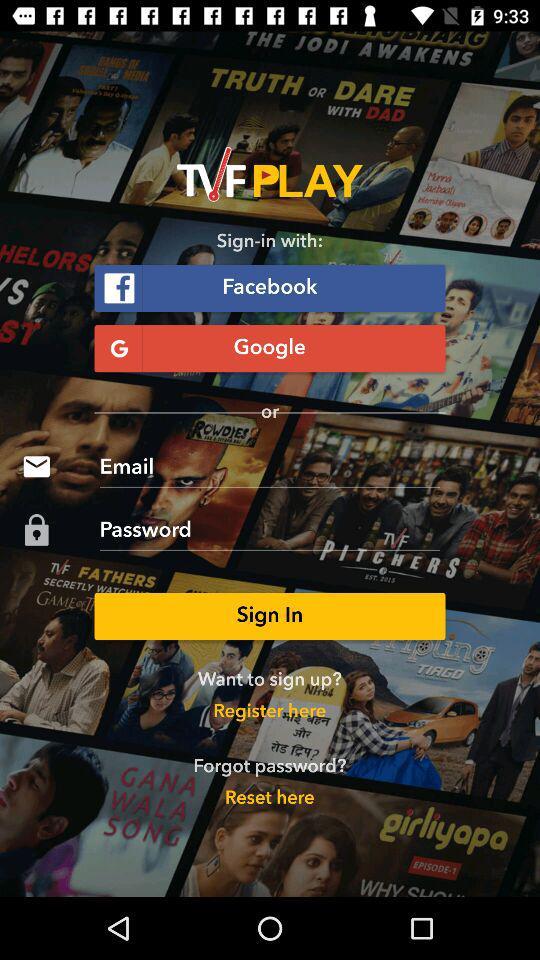  Describe the element at coordinates (269, 712) in the screenshot. I see `the item above forgot password? icon` at that location.